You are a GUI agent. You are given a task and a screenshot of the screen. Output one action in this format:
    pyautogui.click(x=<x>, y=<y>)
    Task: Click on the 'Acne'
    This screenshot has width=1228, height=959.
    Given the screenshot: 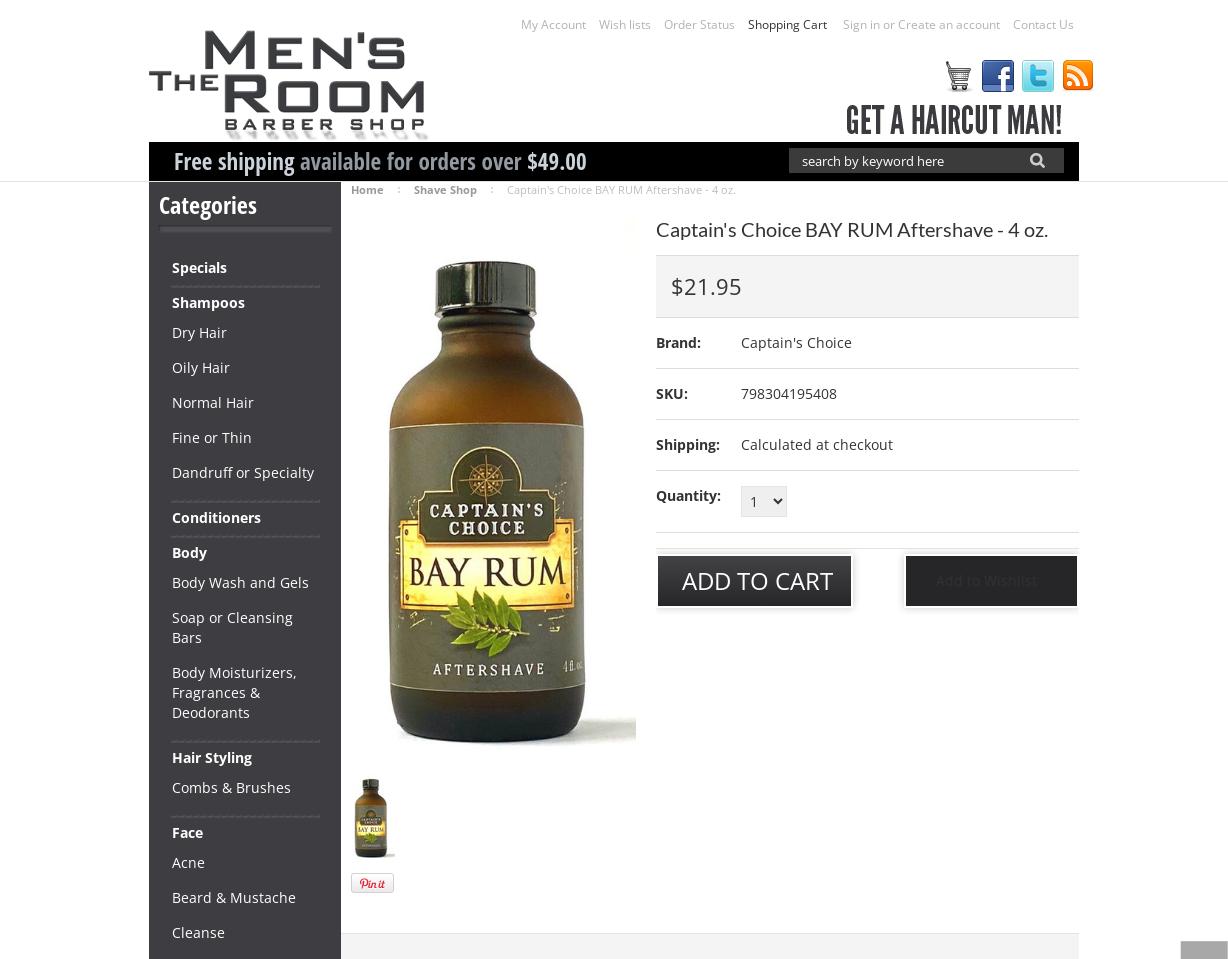 What is the action you would take?
    pyautogui.click(x=187, y=861)
    